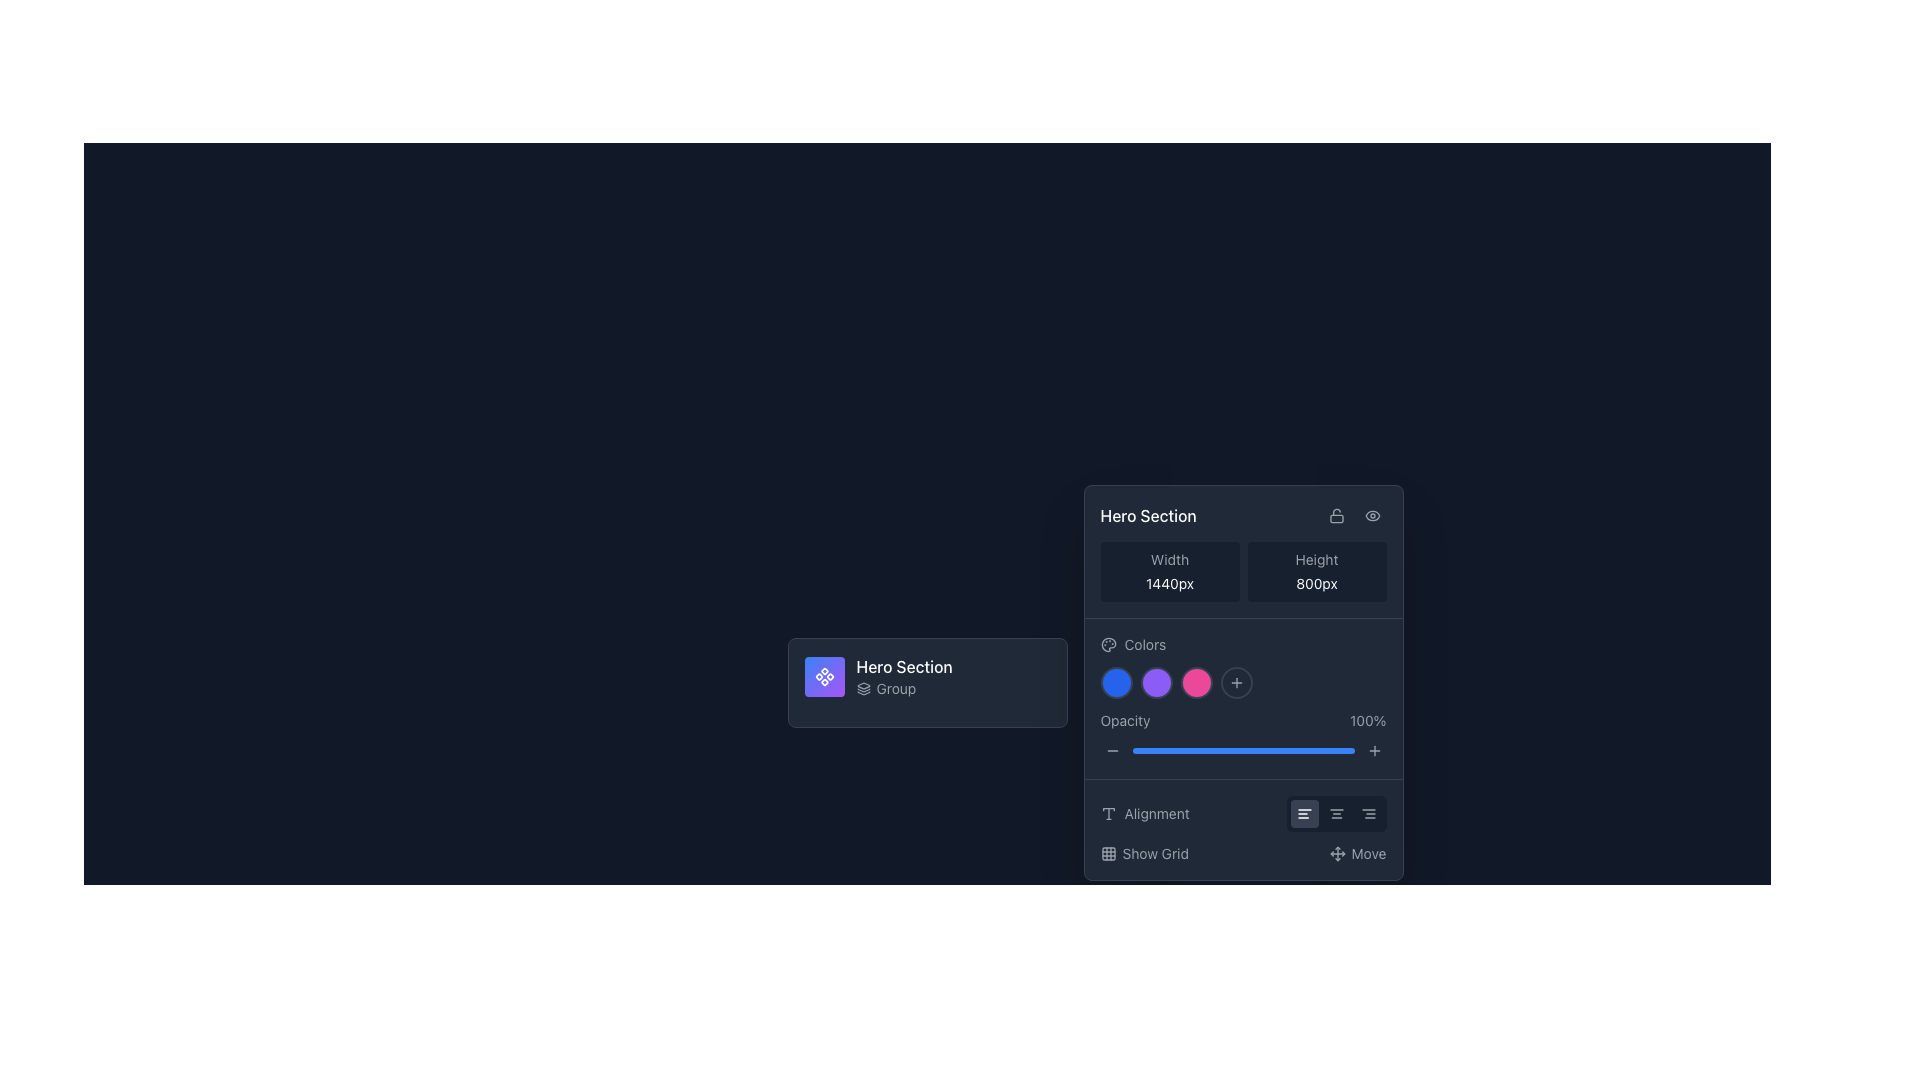 The width and height of the screenshot is (1920, 1080). I want to click on text displayed in the Text Label that shows the current opacity value as a percentage, located near the bottom-right corner of the opacity control section, to the right of the 'Opacity' label, so click(1367, 721).